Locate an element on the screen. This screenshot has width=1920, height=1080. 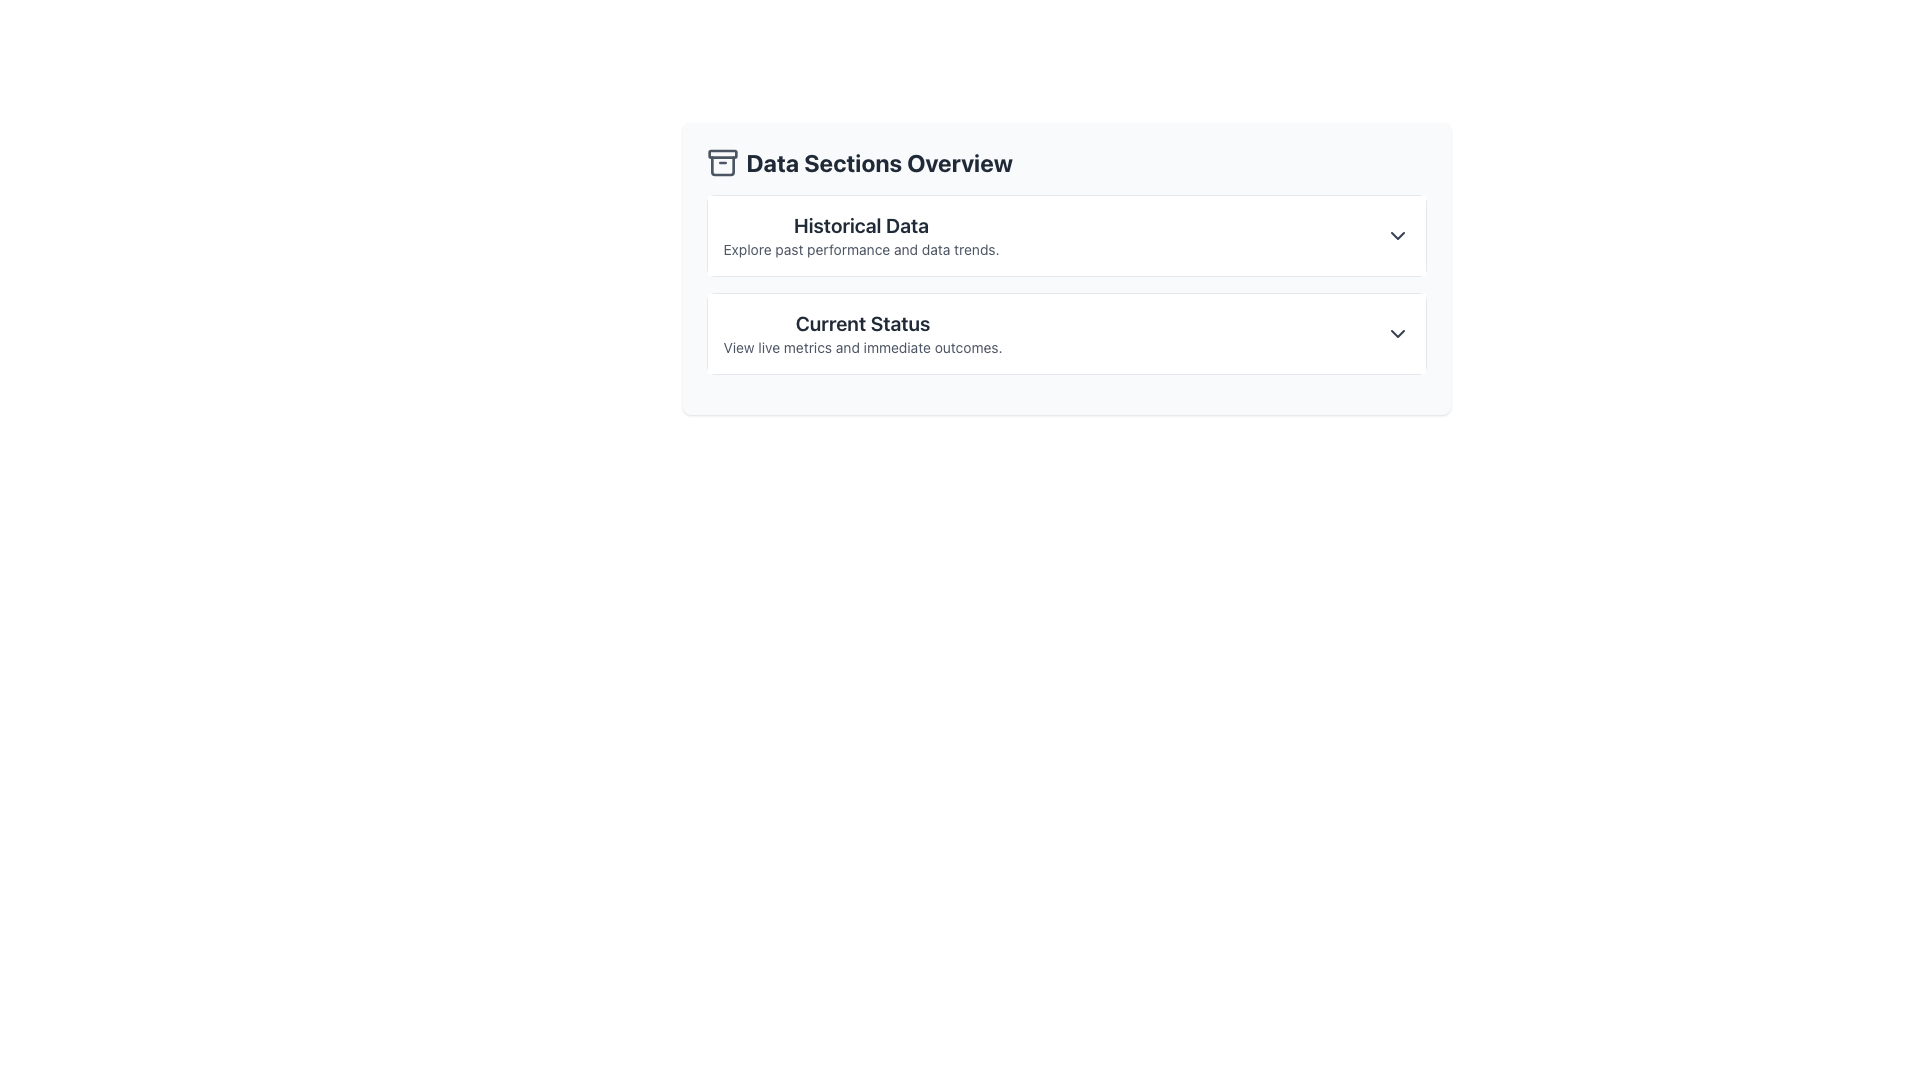
the text label that provides a brief description of the 'Historical Data' section, located beneath the header text 'Historical Data' within the 'Data Sections Overview' is located at coordinates (861, 249).